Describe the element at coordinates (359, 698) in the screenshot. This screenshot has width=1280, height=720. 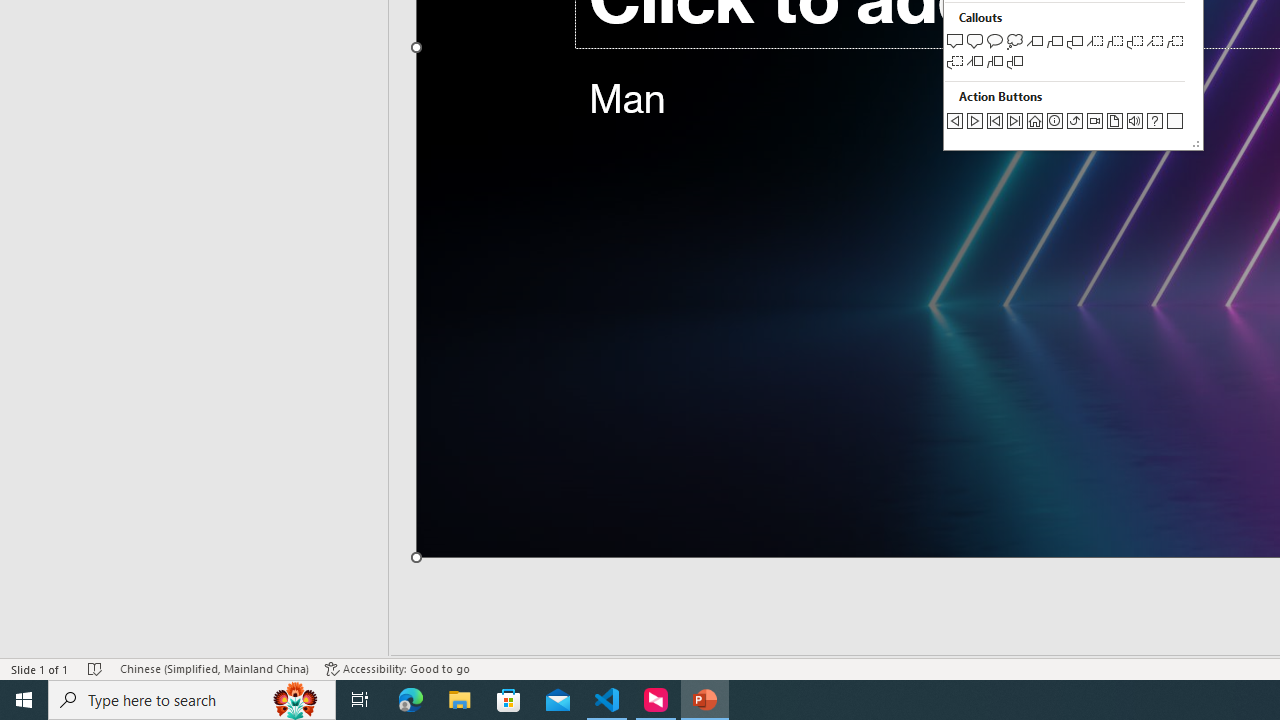
I see `'Task View'` at that location.